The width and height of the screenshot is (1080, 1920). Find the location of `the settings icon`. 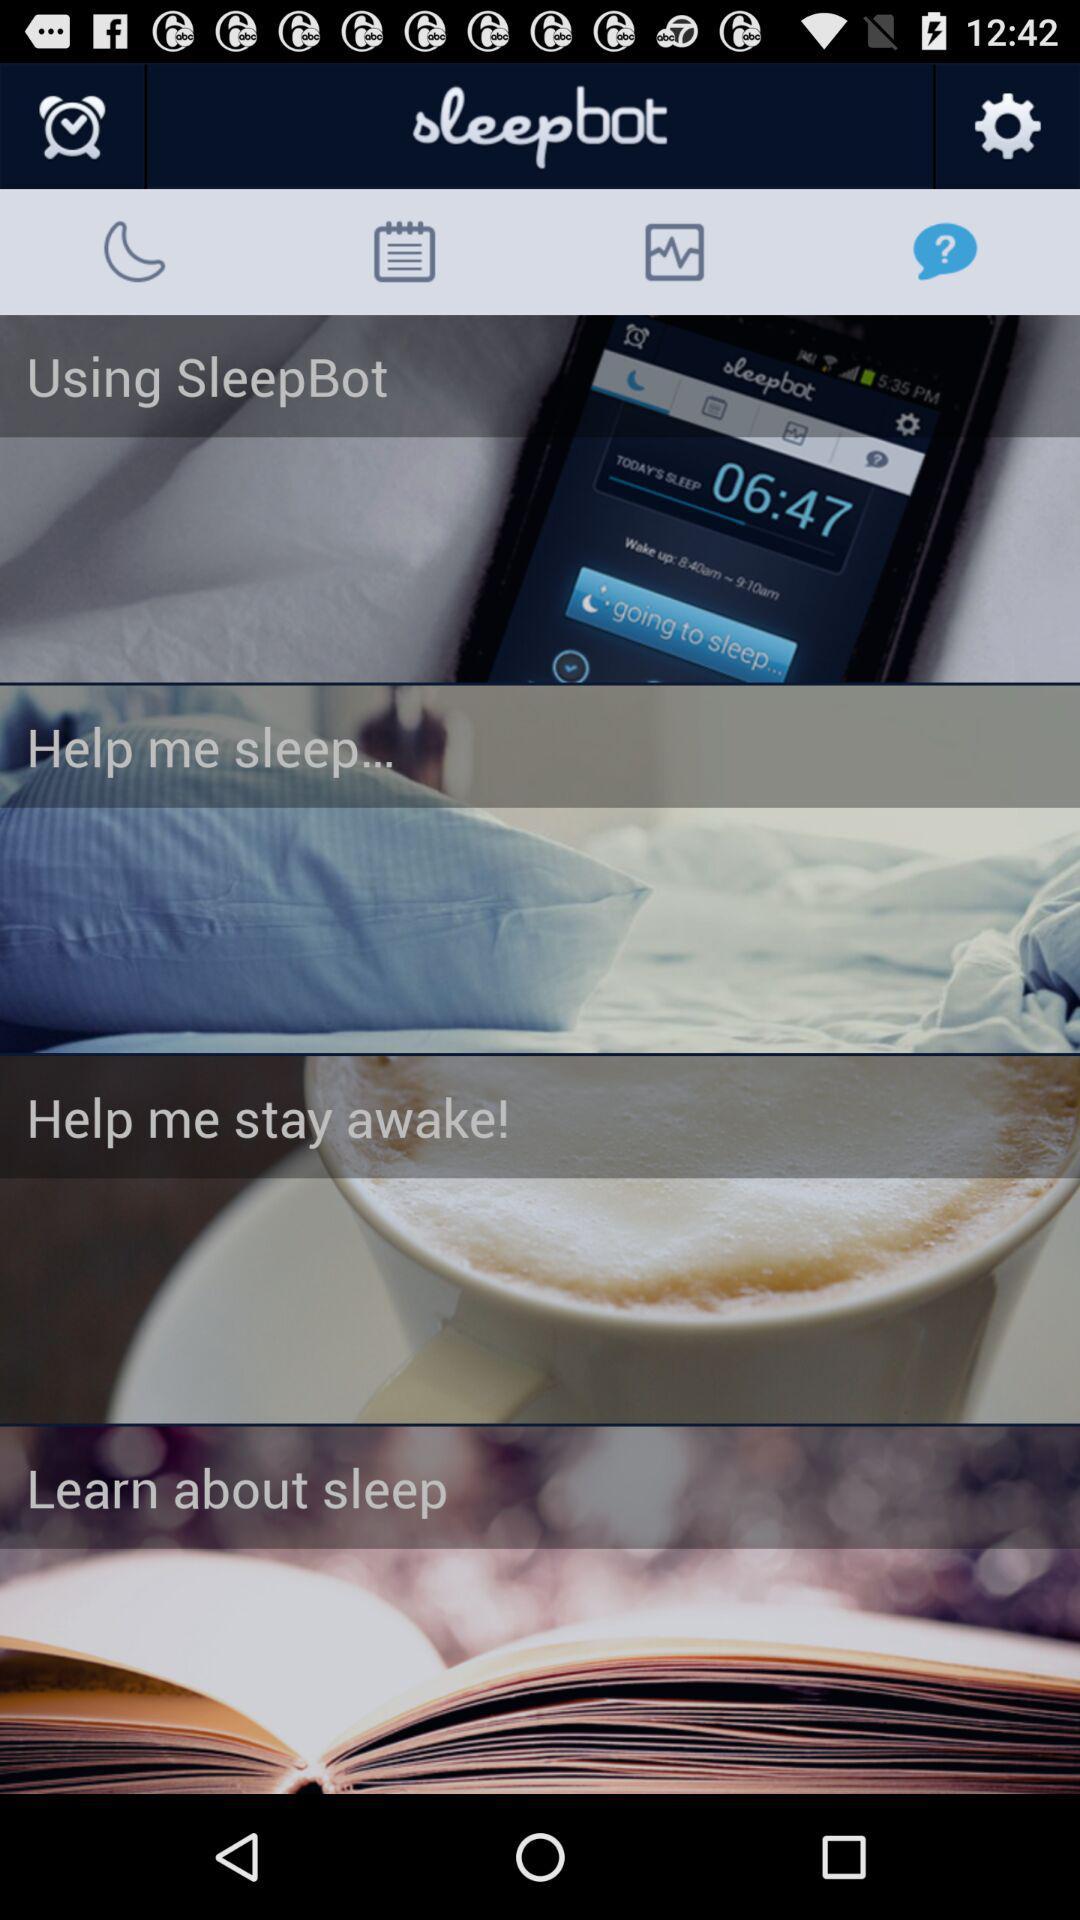

the settings icon is located at coordinates (1006, 135).